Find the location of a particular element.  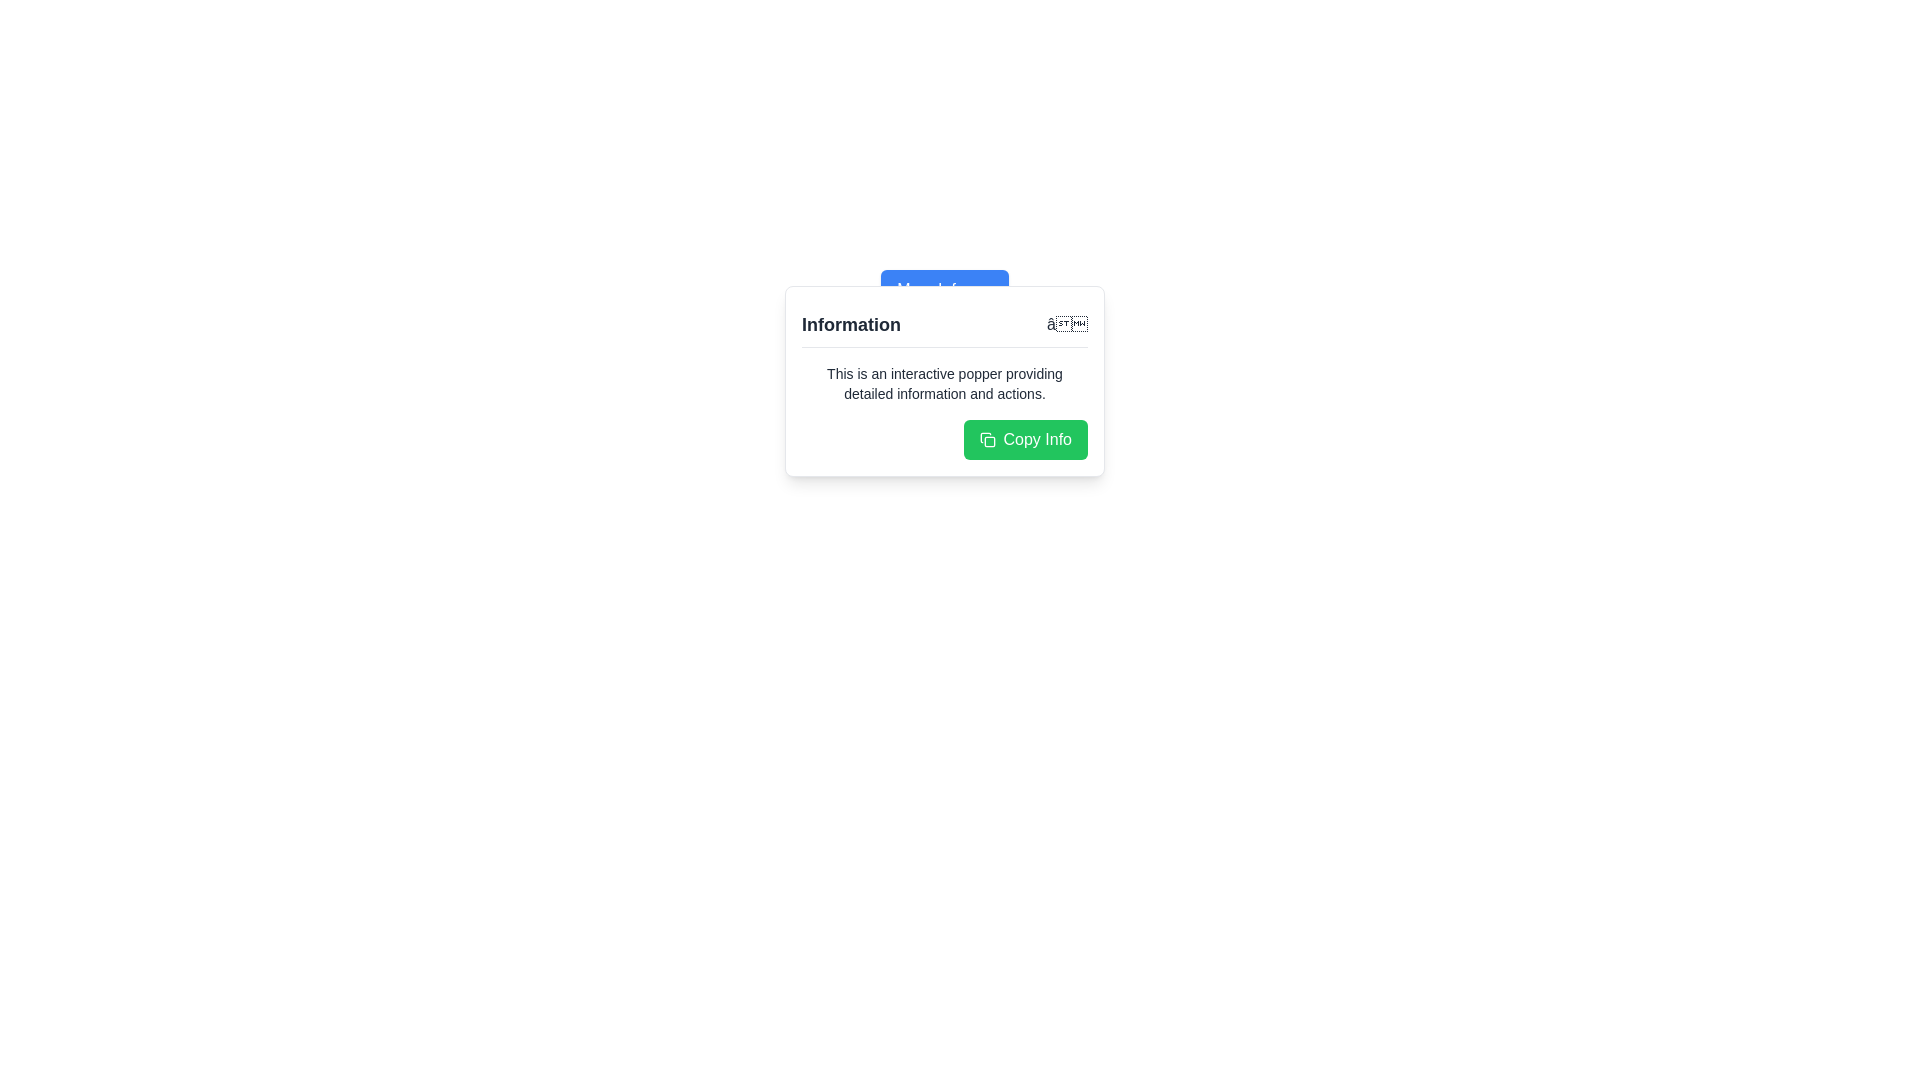

the static text display component located in the pop-up card interface below the 'Information' title and above the 'Copy Info' button is located at coordinates (944, 384).